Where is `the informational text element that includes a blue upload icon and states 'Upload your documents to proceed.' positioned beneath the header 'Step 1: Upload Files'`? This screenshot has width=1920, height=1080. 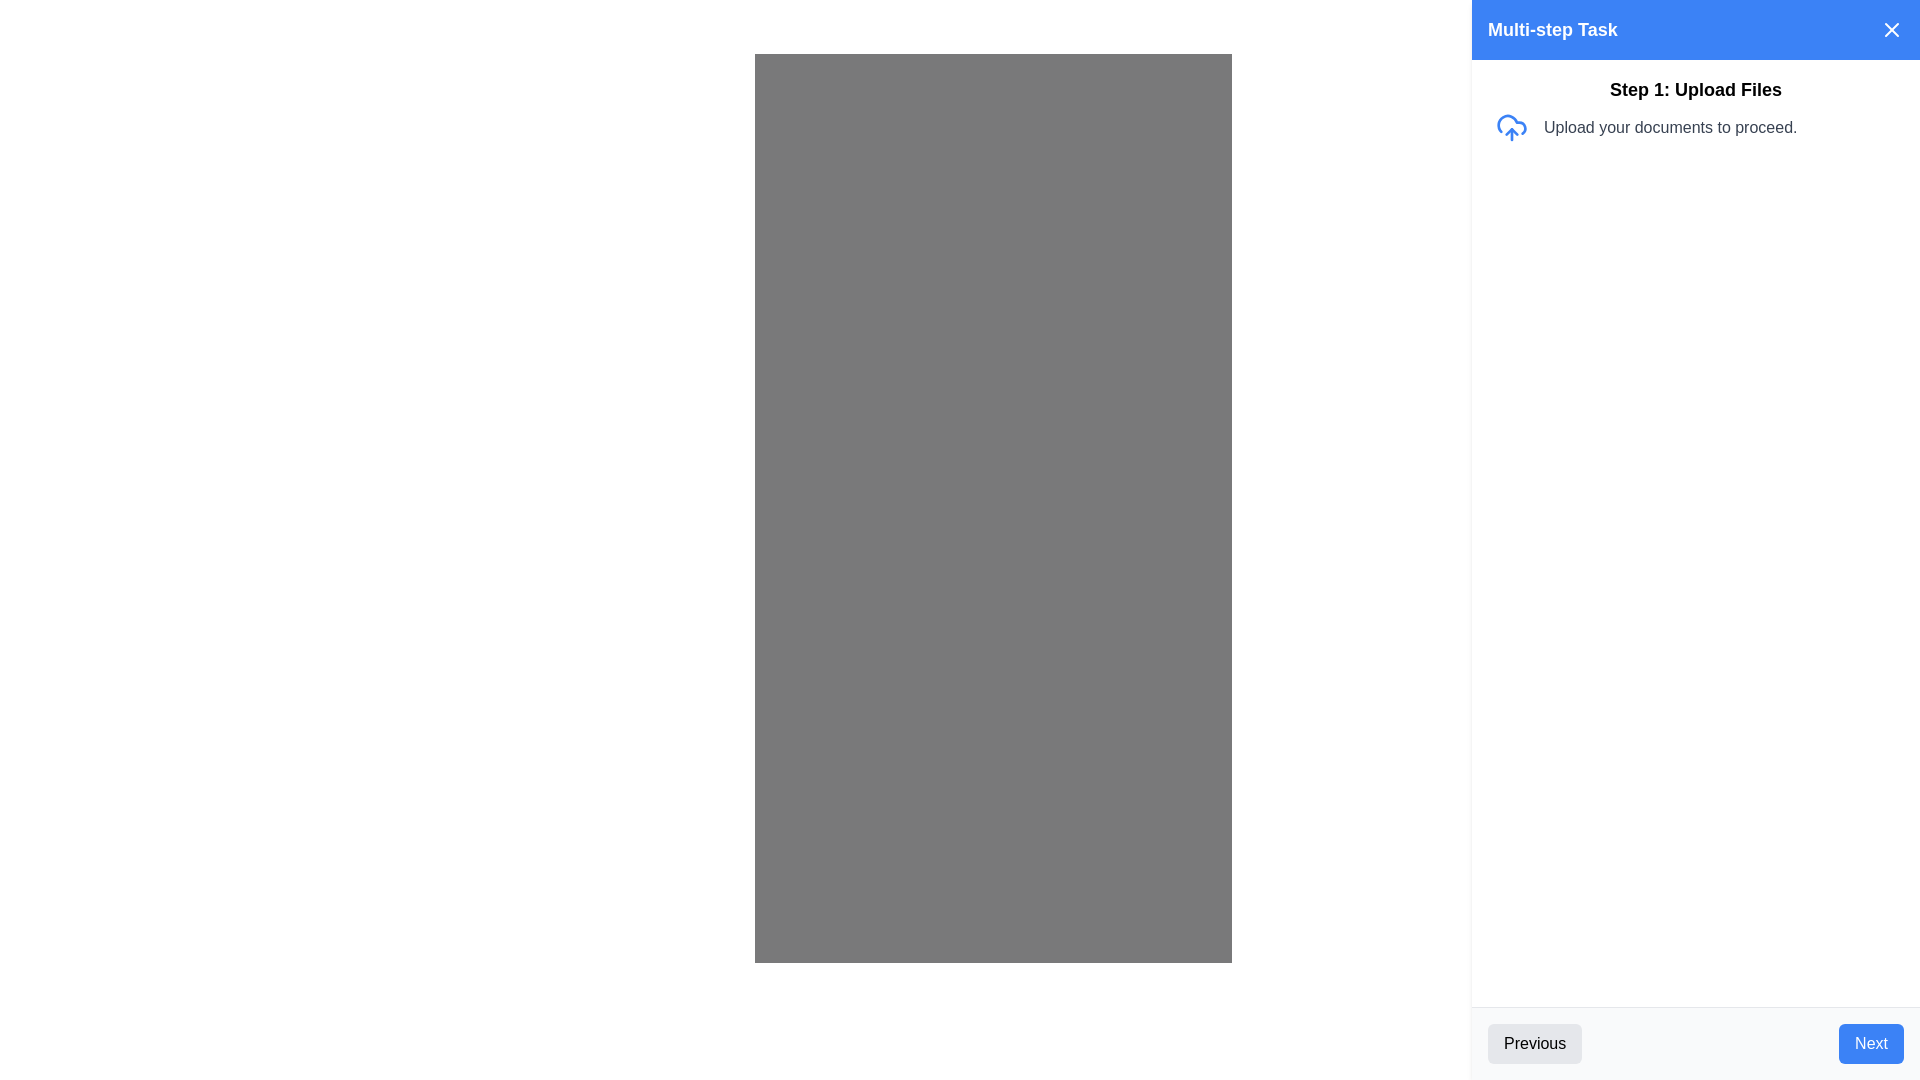 the informational text element that includes a blue upload icon and states 'Upload your documents to proceed.' positioned beneath the header 'Step 1: Upload Files' is located at coordinates (1694, 127).